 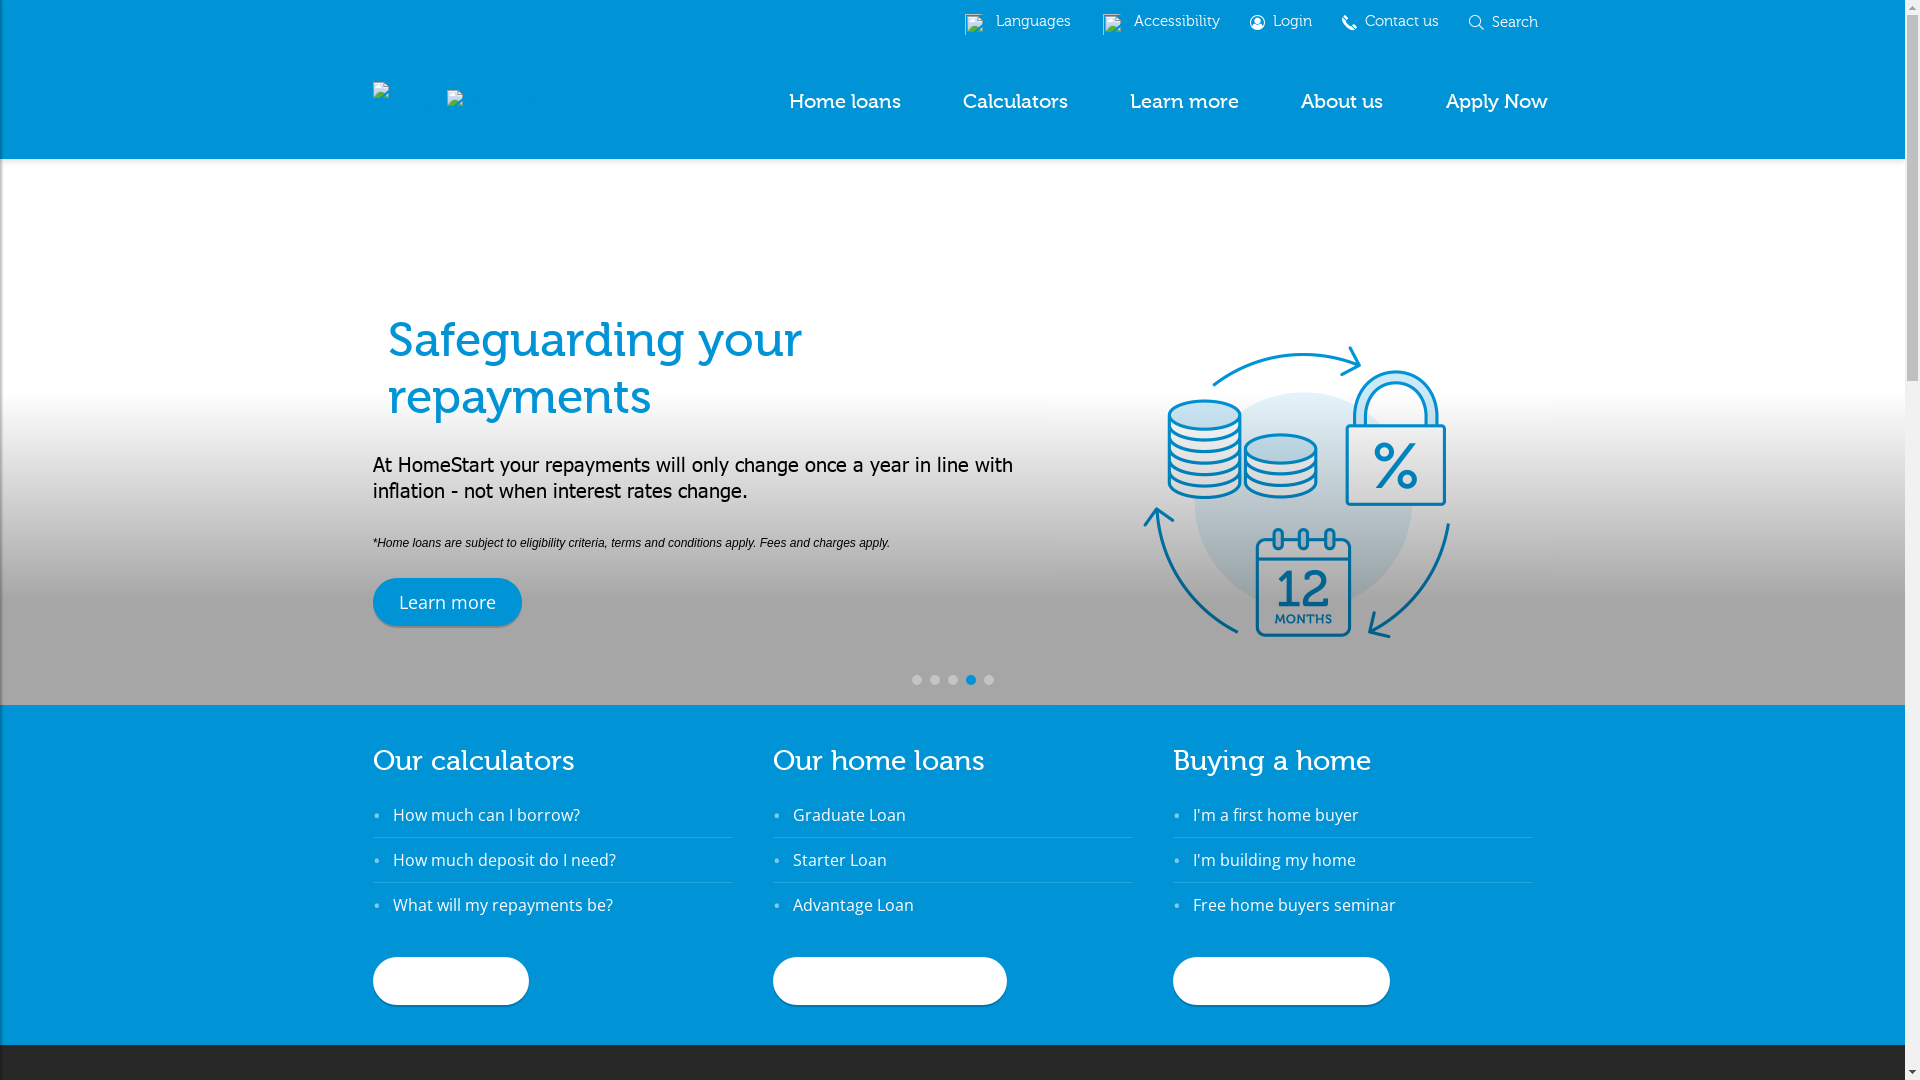 What do you see at coordinates (934, 678) in the screenshot?
I see `'2'` at bounding box center [934, 678].